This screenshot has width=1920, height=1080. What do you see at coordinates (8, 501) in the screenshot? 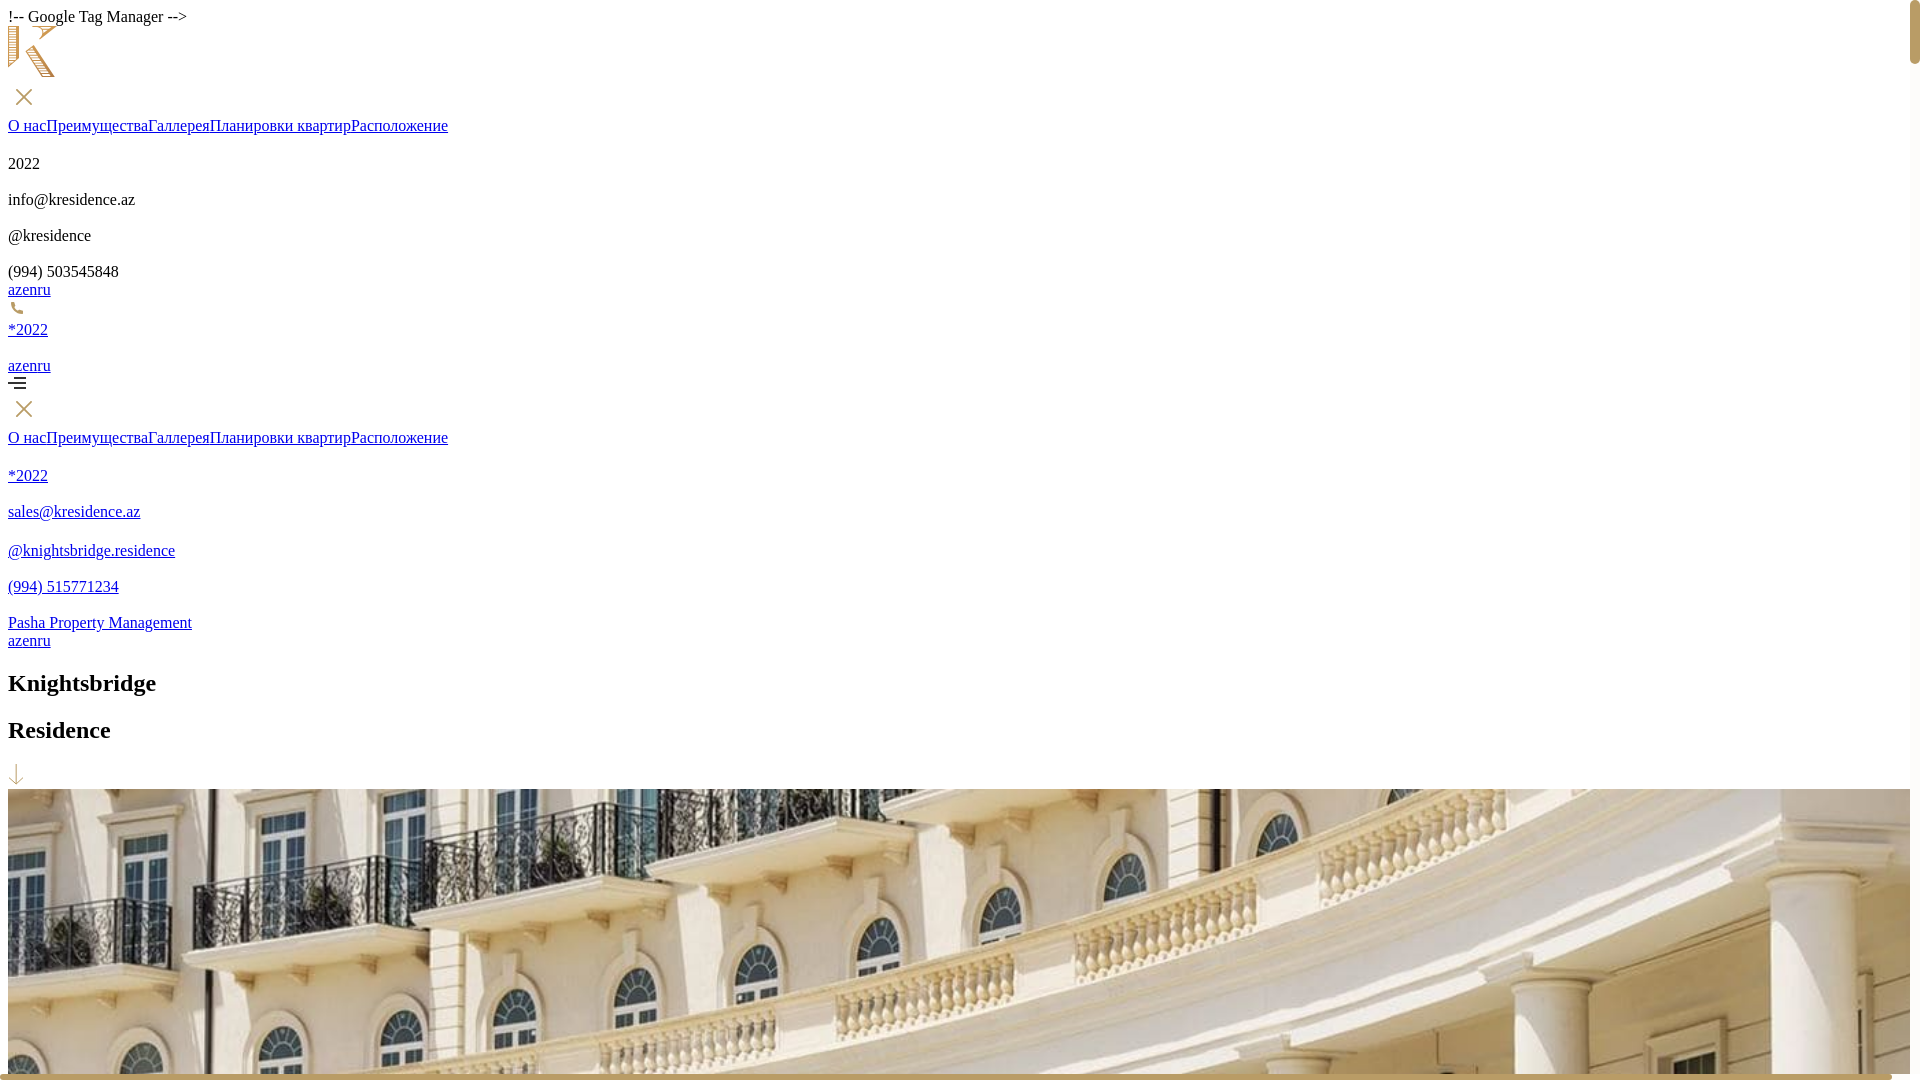
I see `'sales@kresidence.az'` at bounding box center [8, 501].